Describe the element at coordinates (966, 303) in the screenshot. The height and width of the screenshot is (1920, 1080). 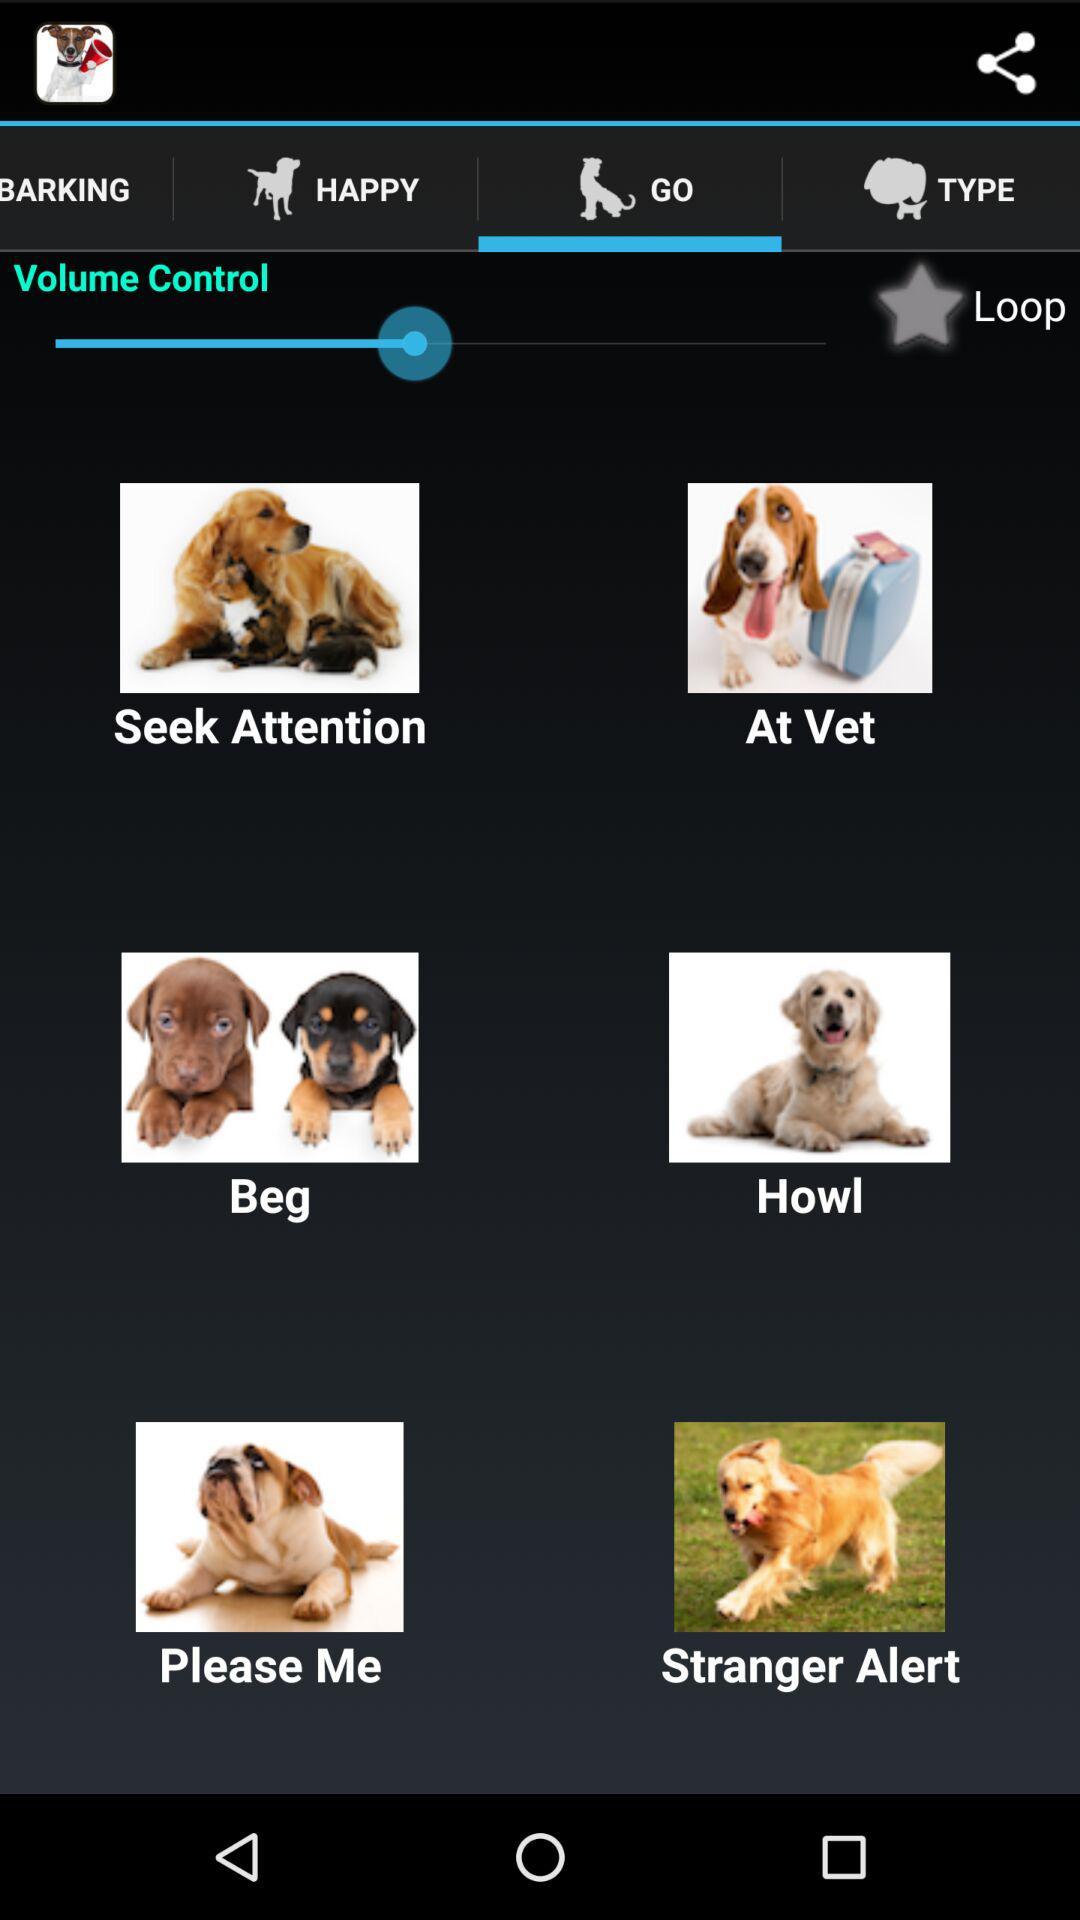
I see `the loop checkbox` at that location.